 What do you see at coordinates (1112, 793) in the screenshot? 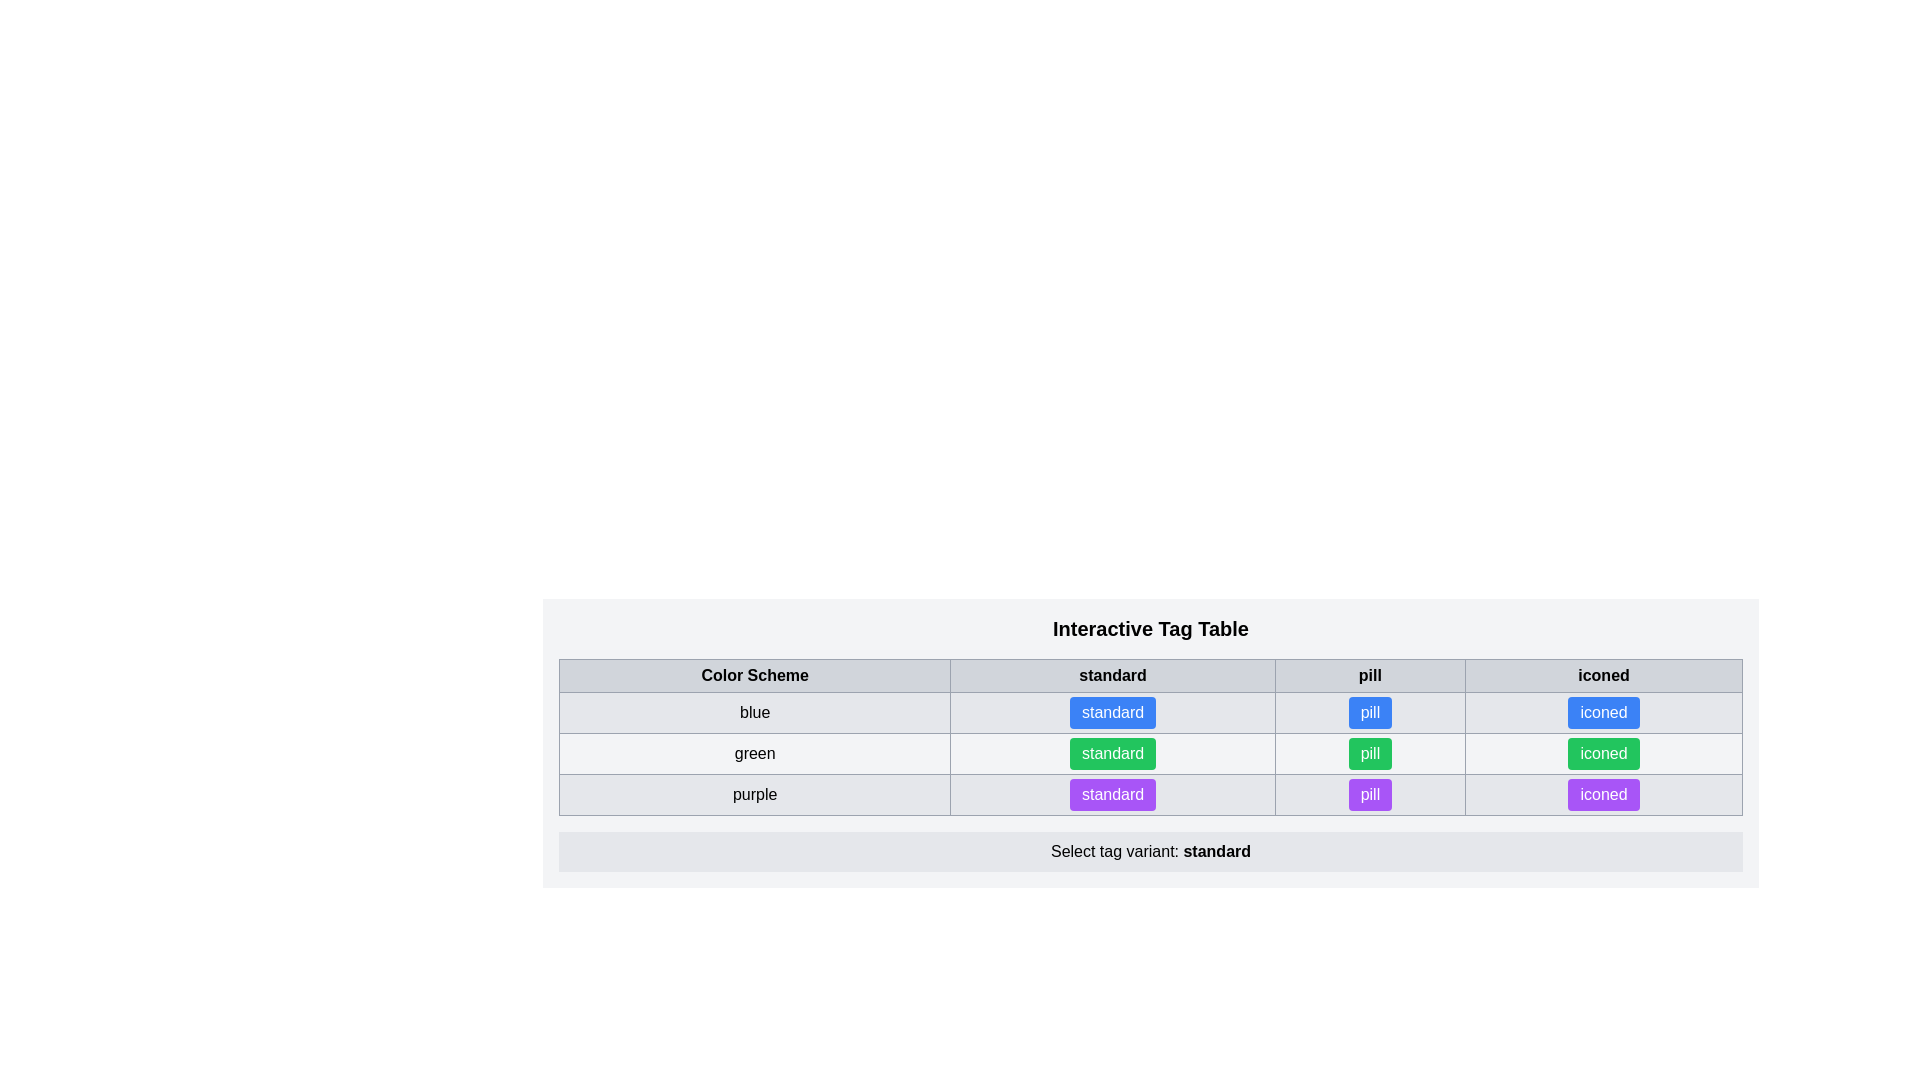
I see `the button in the third row of the table under the 'standard' column for the 'purple' color scheme` at bounding box center [1112, 793].